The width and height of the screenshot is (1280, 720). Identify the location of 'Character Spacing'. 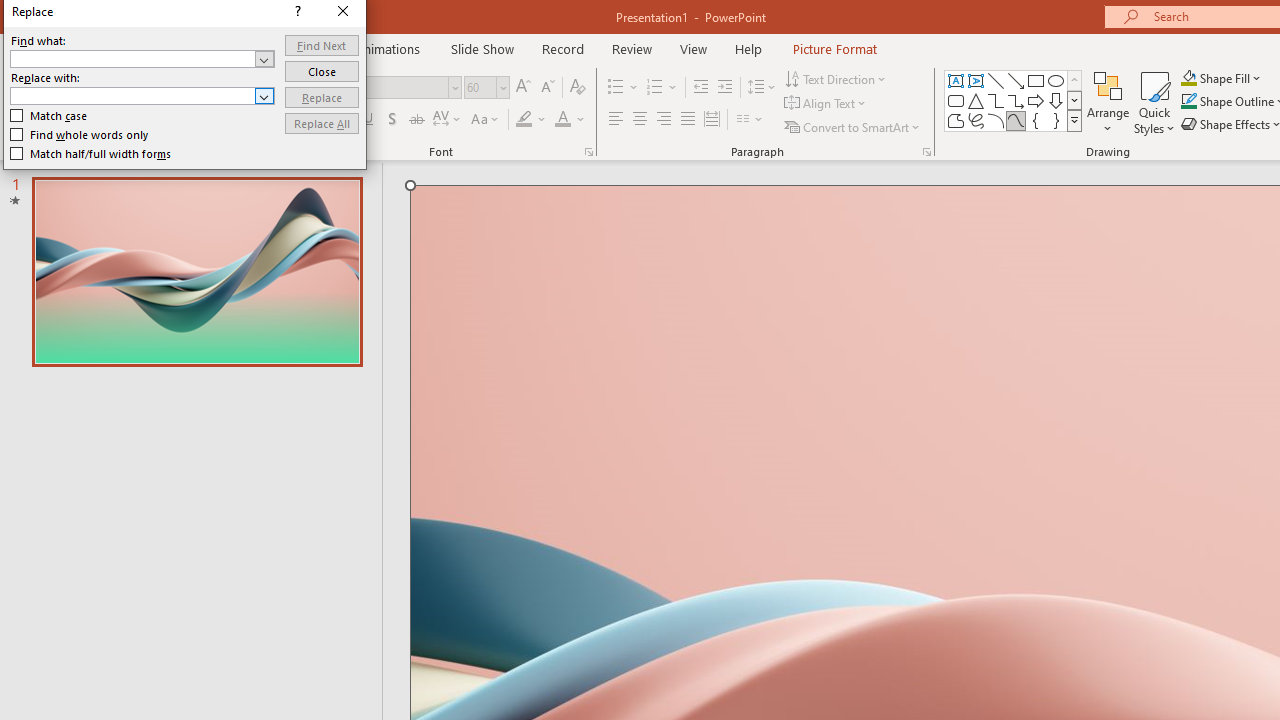
(447, 119).